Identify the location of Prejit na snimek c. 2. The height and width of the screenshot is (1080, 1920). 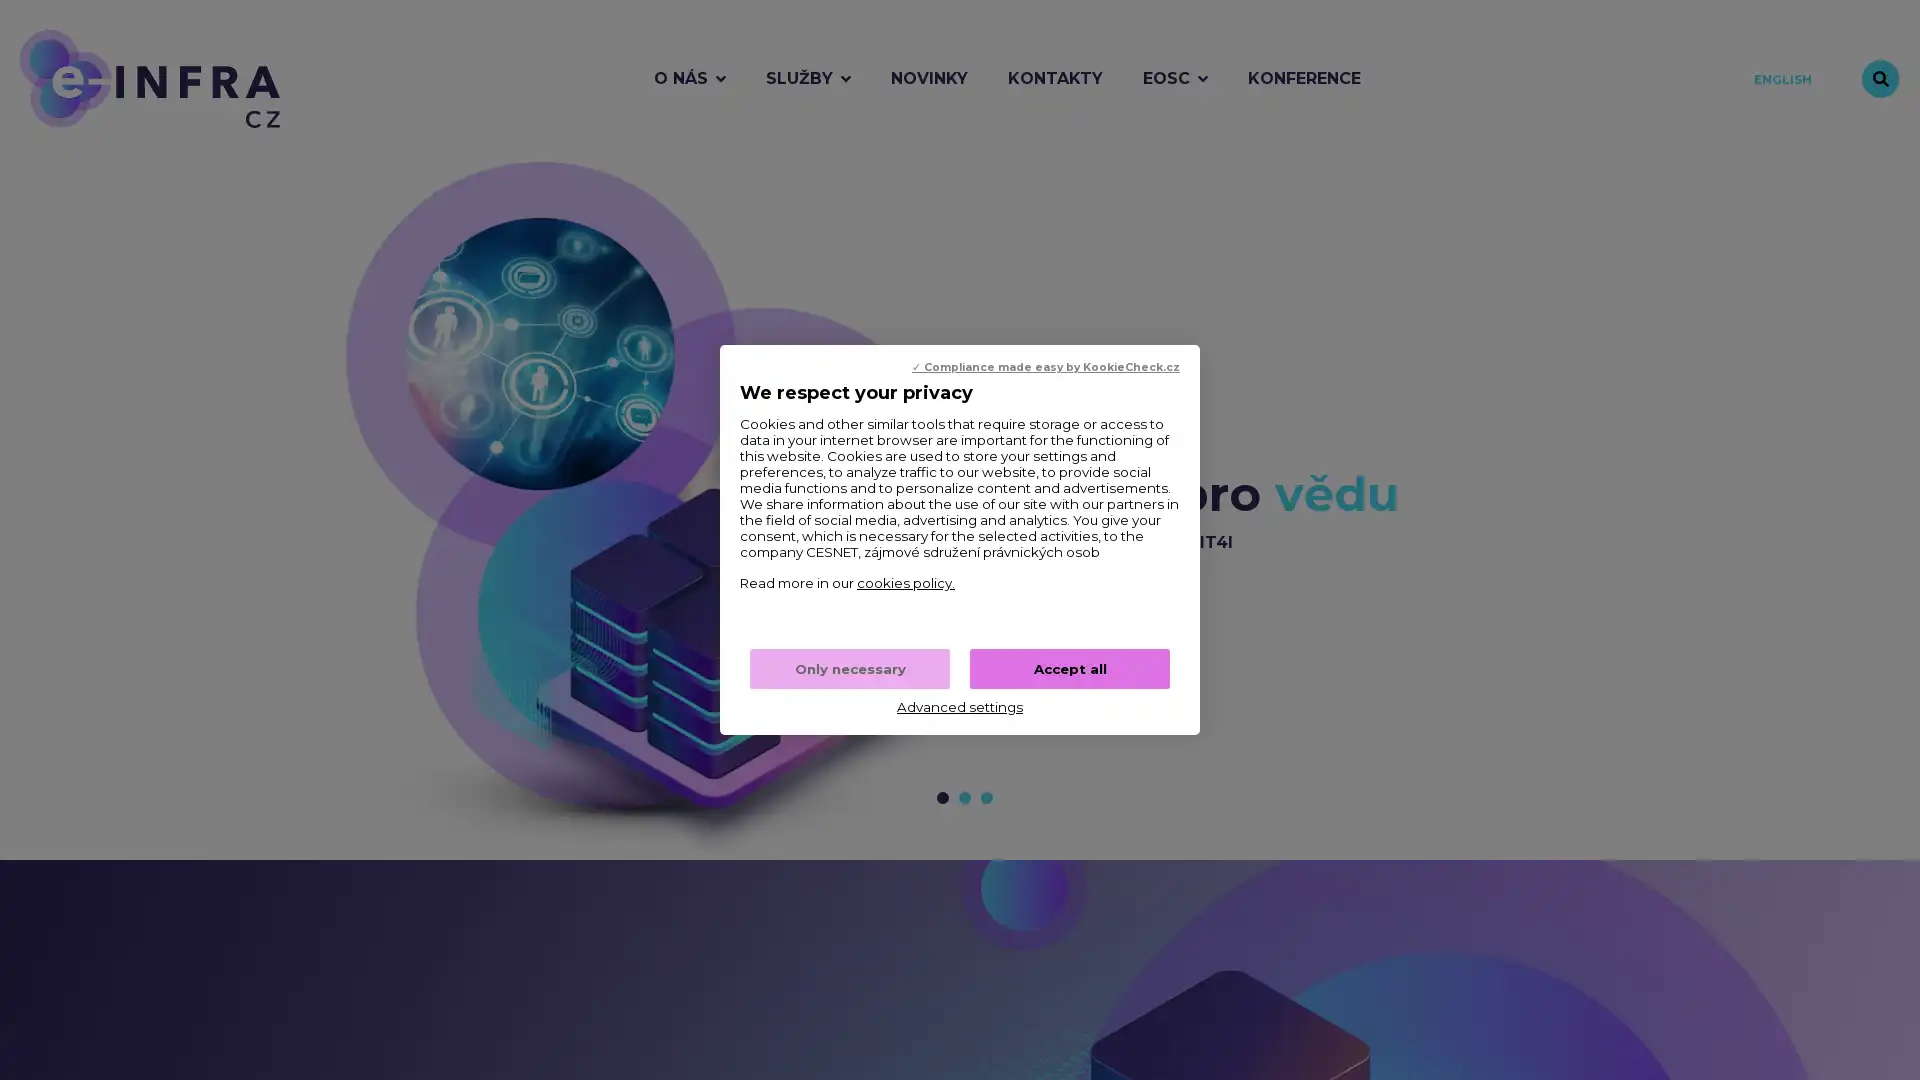
(964, 797).